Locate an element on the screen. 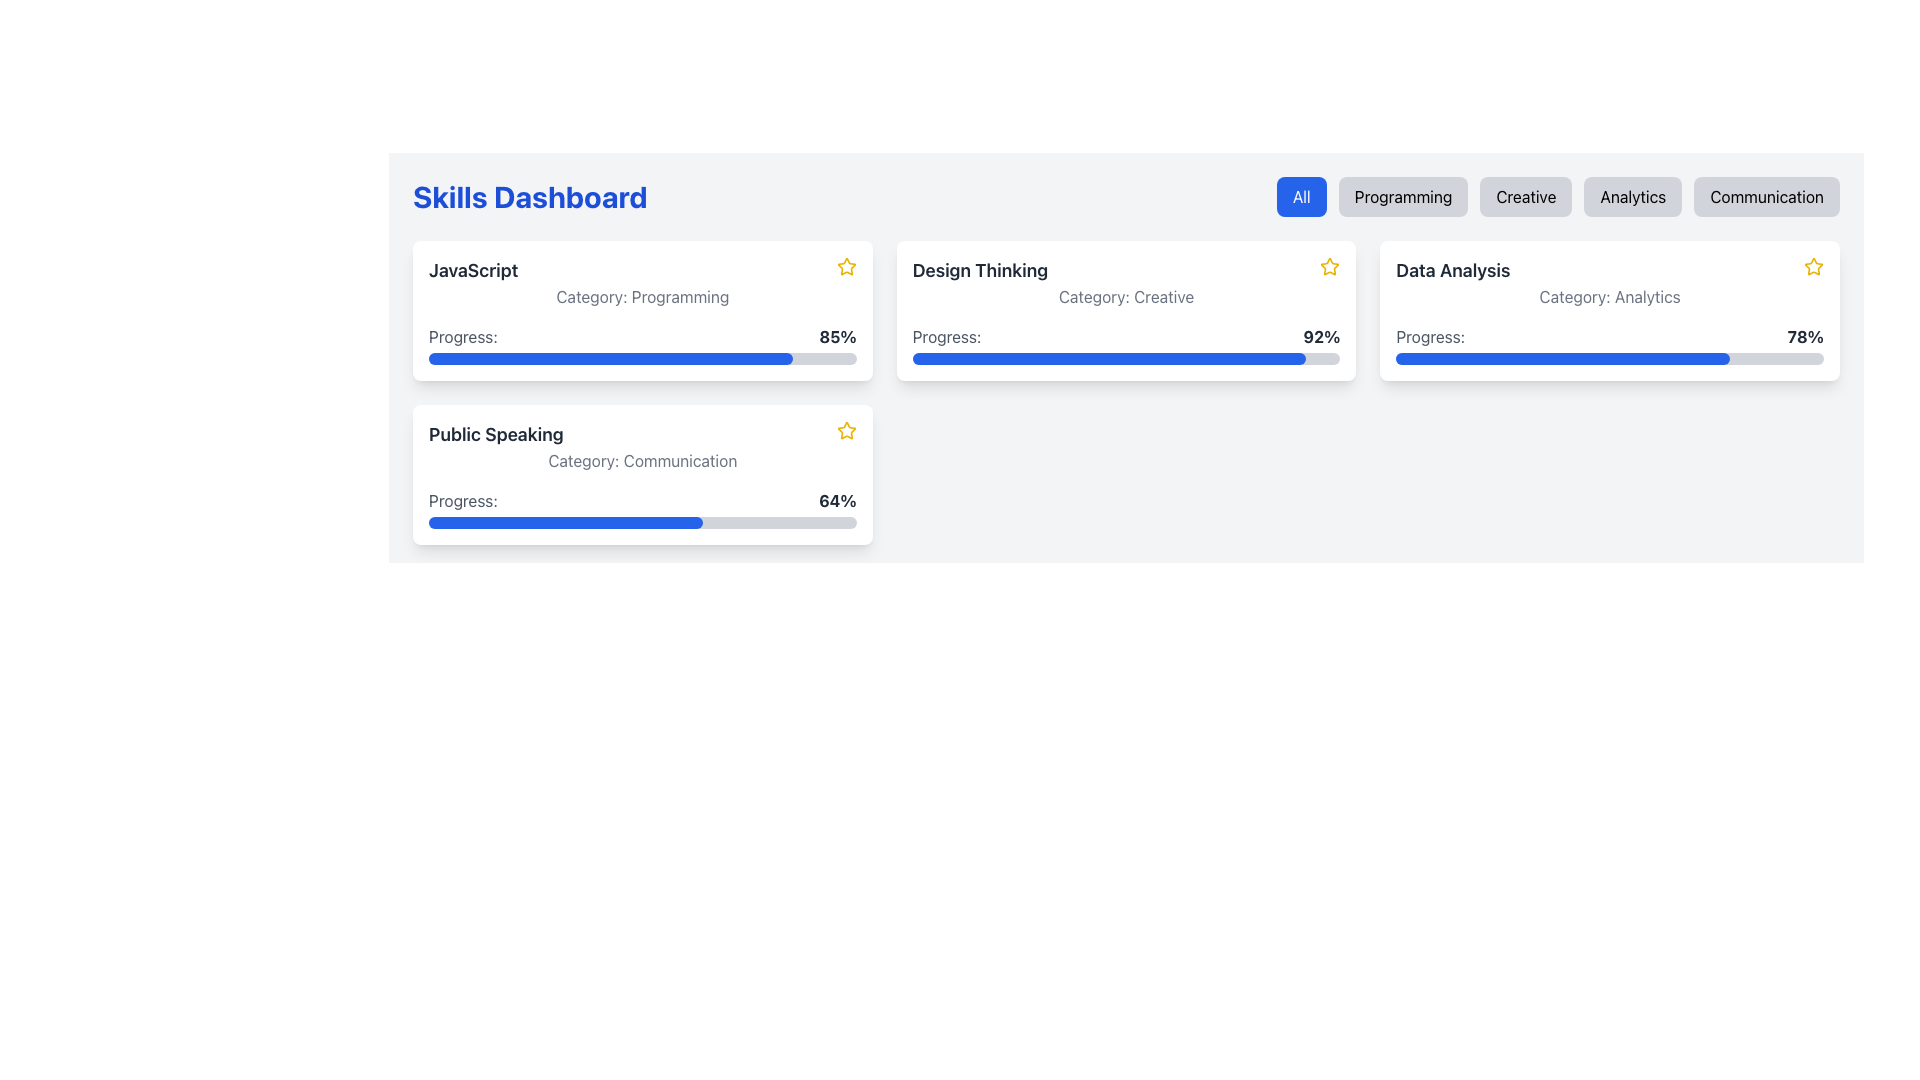  the static text label that categorizes the skill as 'Programming', located within a card under 'JavaScript' and above the progress information in the Skills Dashboard layout is located at coordinates (642, 297).